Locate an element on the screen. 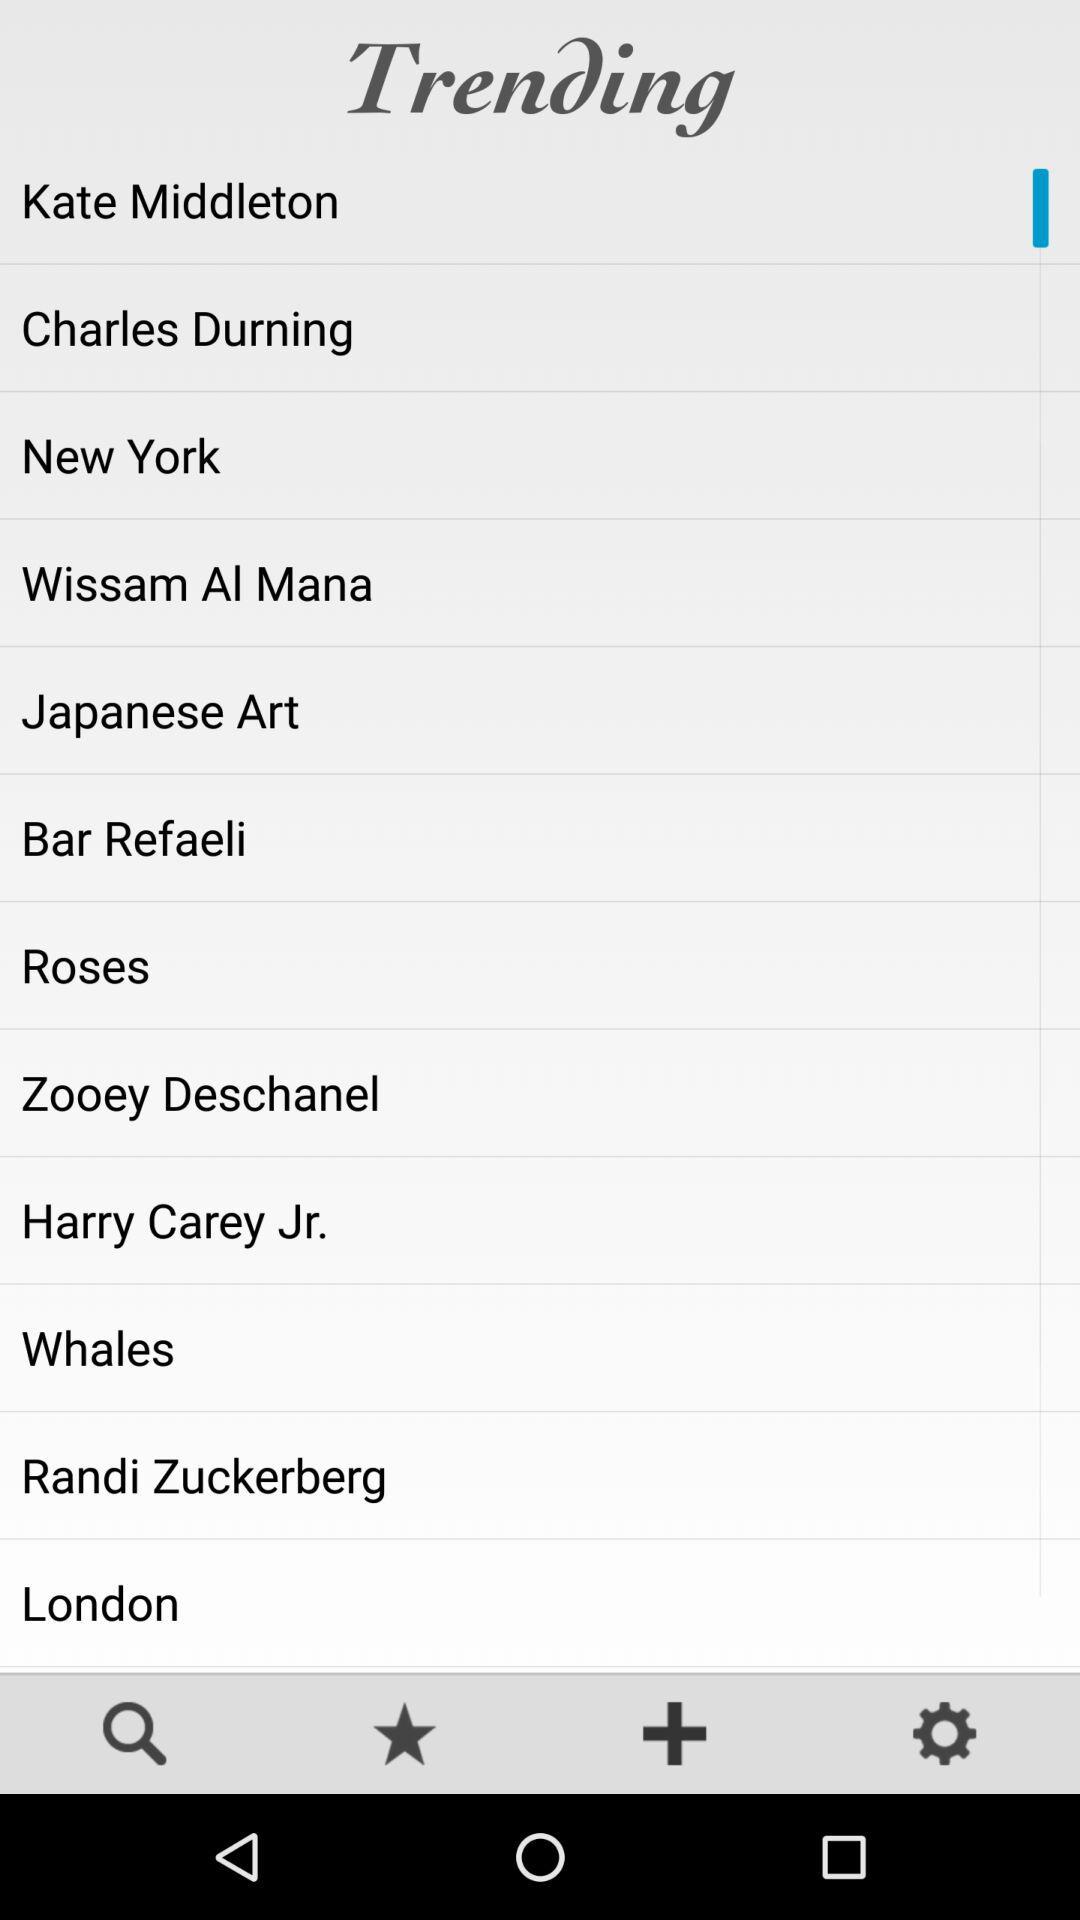  show more is located at coordinates (675, 1735).